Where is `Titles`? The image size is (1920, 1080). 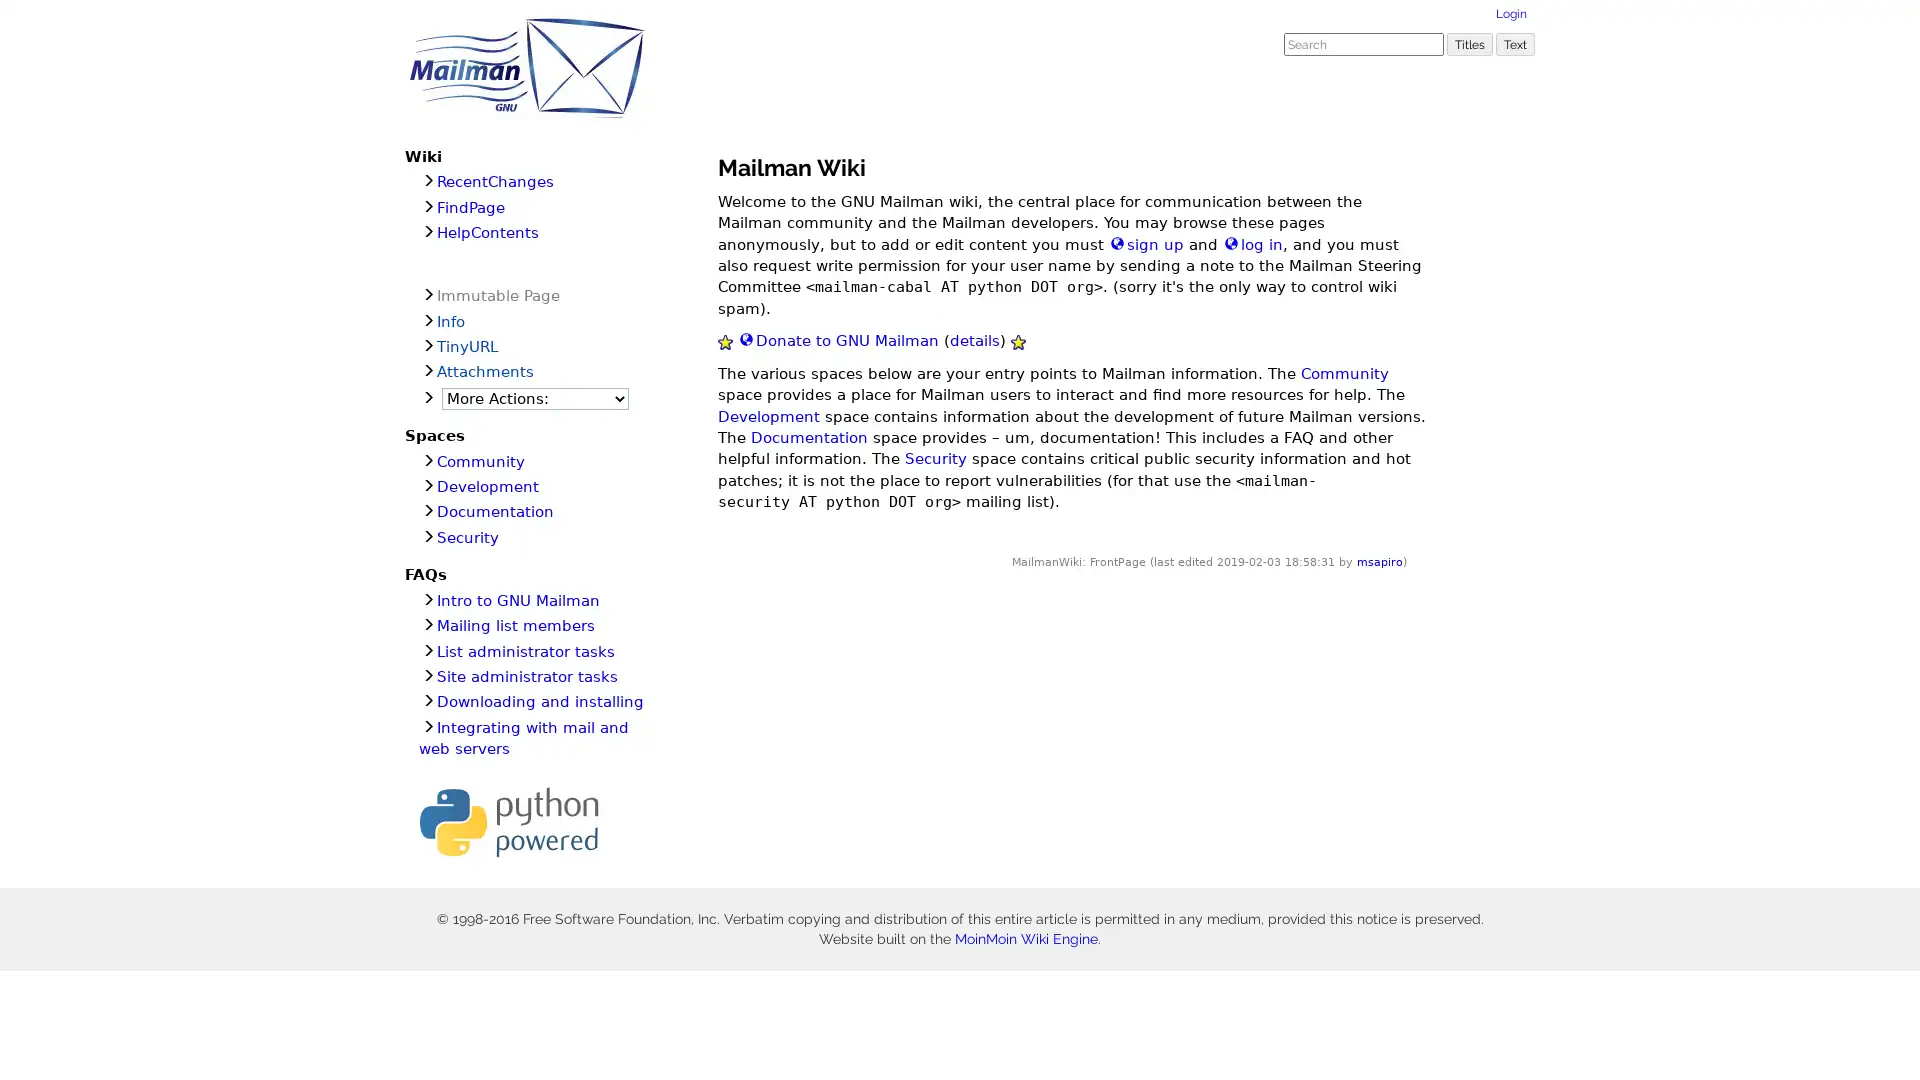
Titles is located at coordinates (1469, 43).